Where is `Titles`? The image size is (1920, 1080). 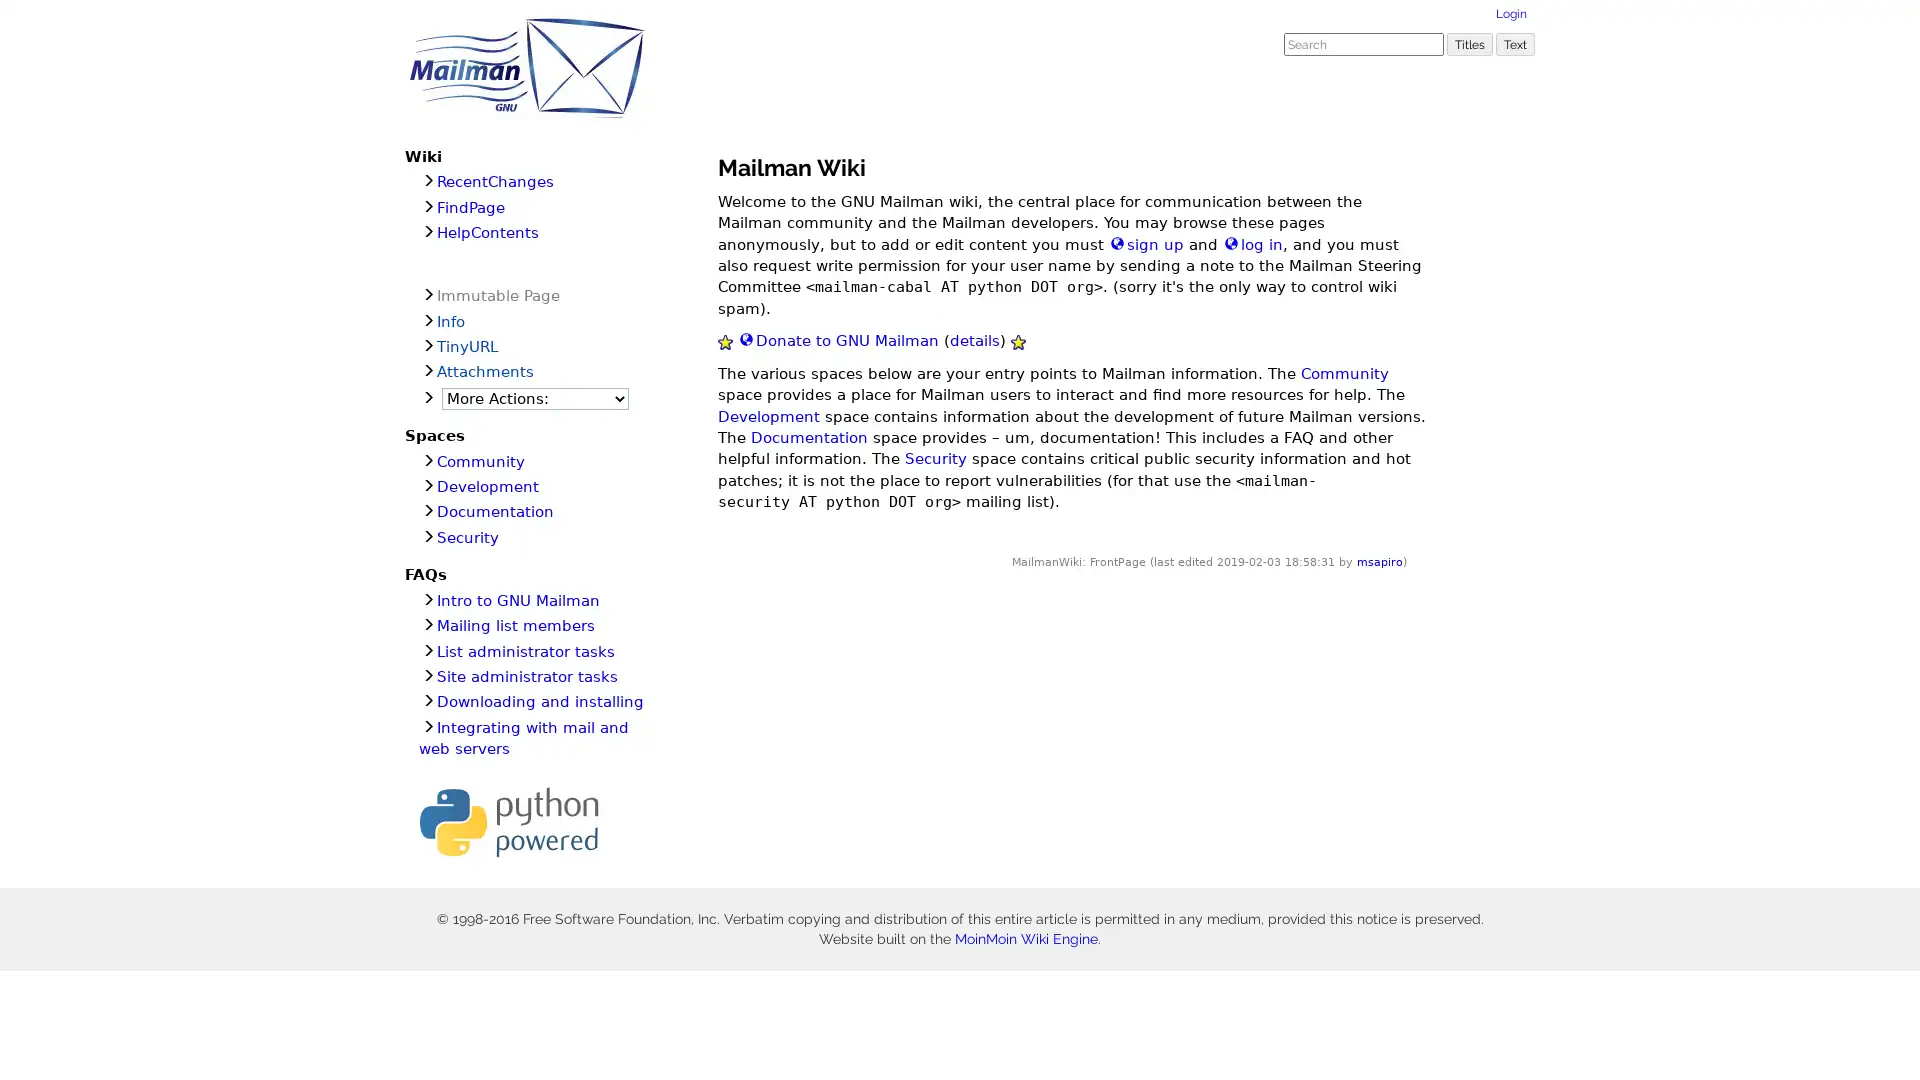
Titles is located at coordinates (1469, 43).